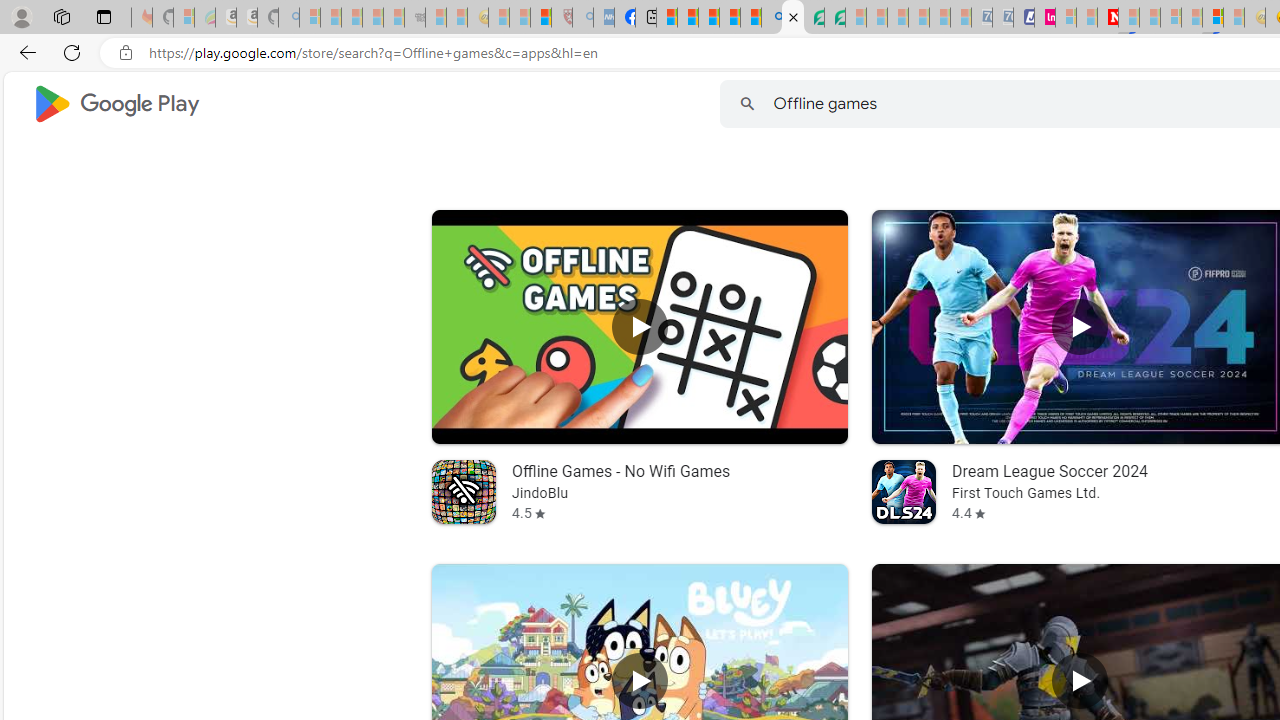  What do you see at coordinates (1078, 680) in the screenshot?
I see `'Play Shadow Fight 3 - RPG fighting'` at bounding box center [1078, 680].